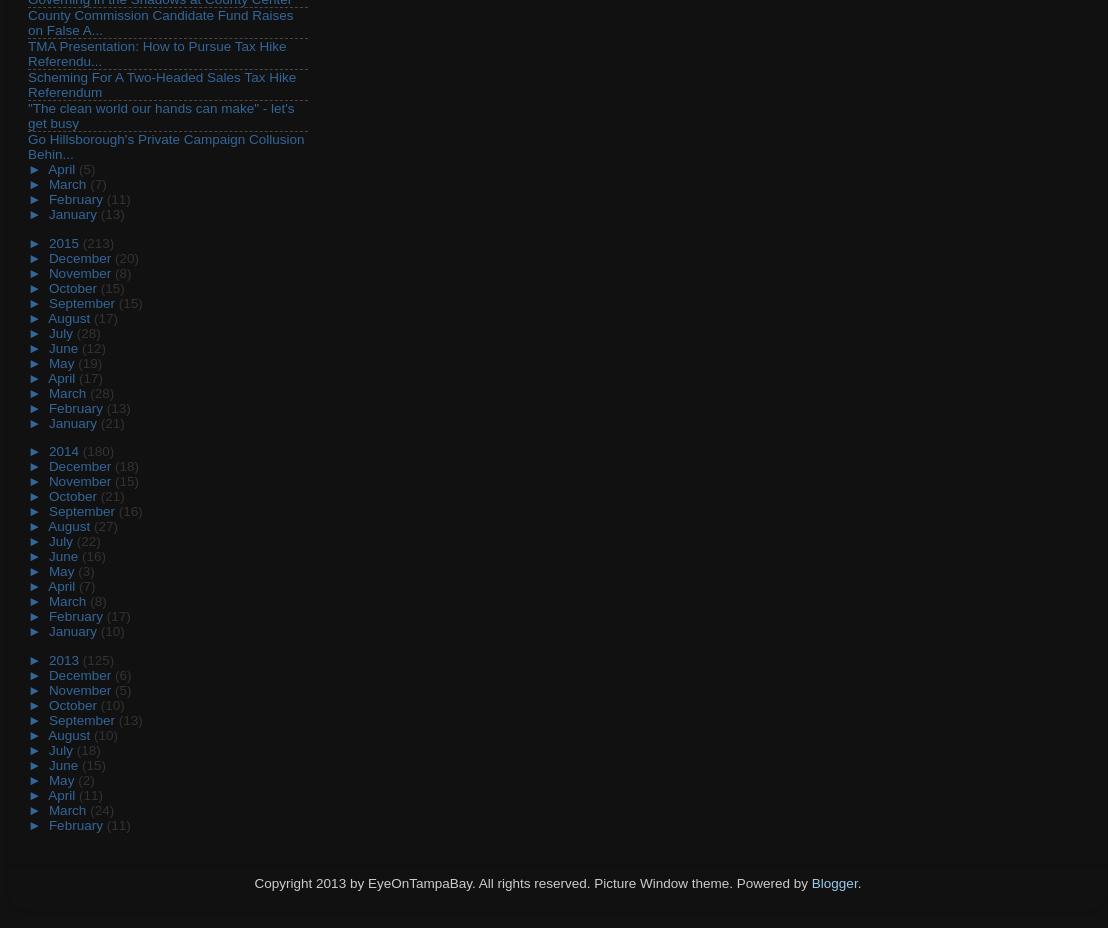  What do you see at coordinates (64, 451) in the screenshot?
I see `'2014'` at bounding box center [64, 451].